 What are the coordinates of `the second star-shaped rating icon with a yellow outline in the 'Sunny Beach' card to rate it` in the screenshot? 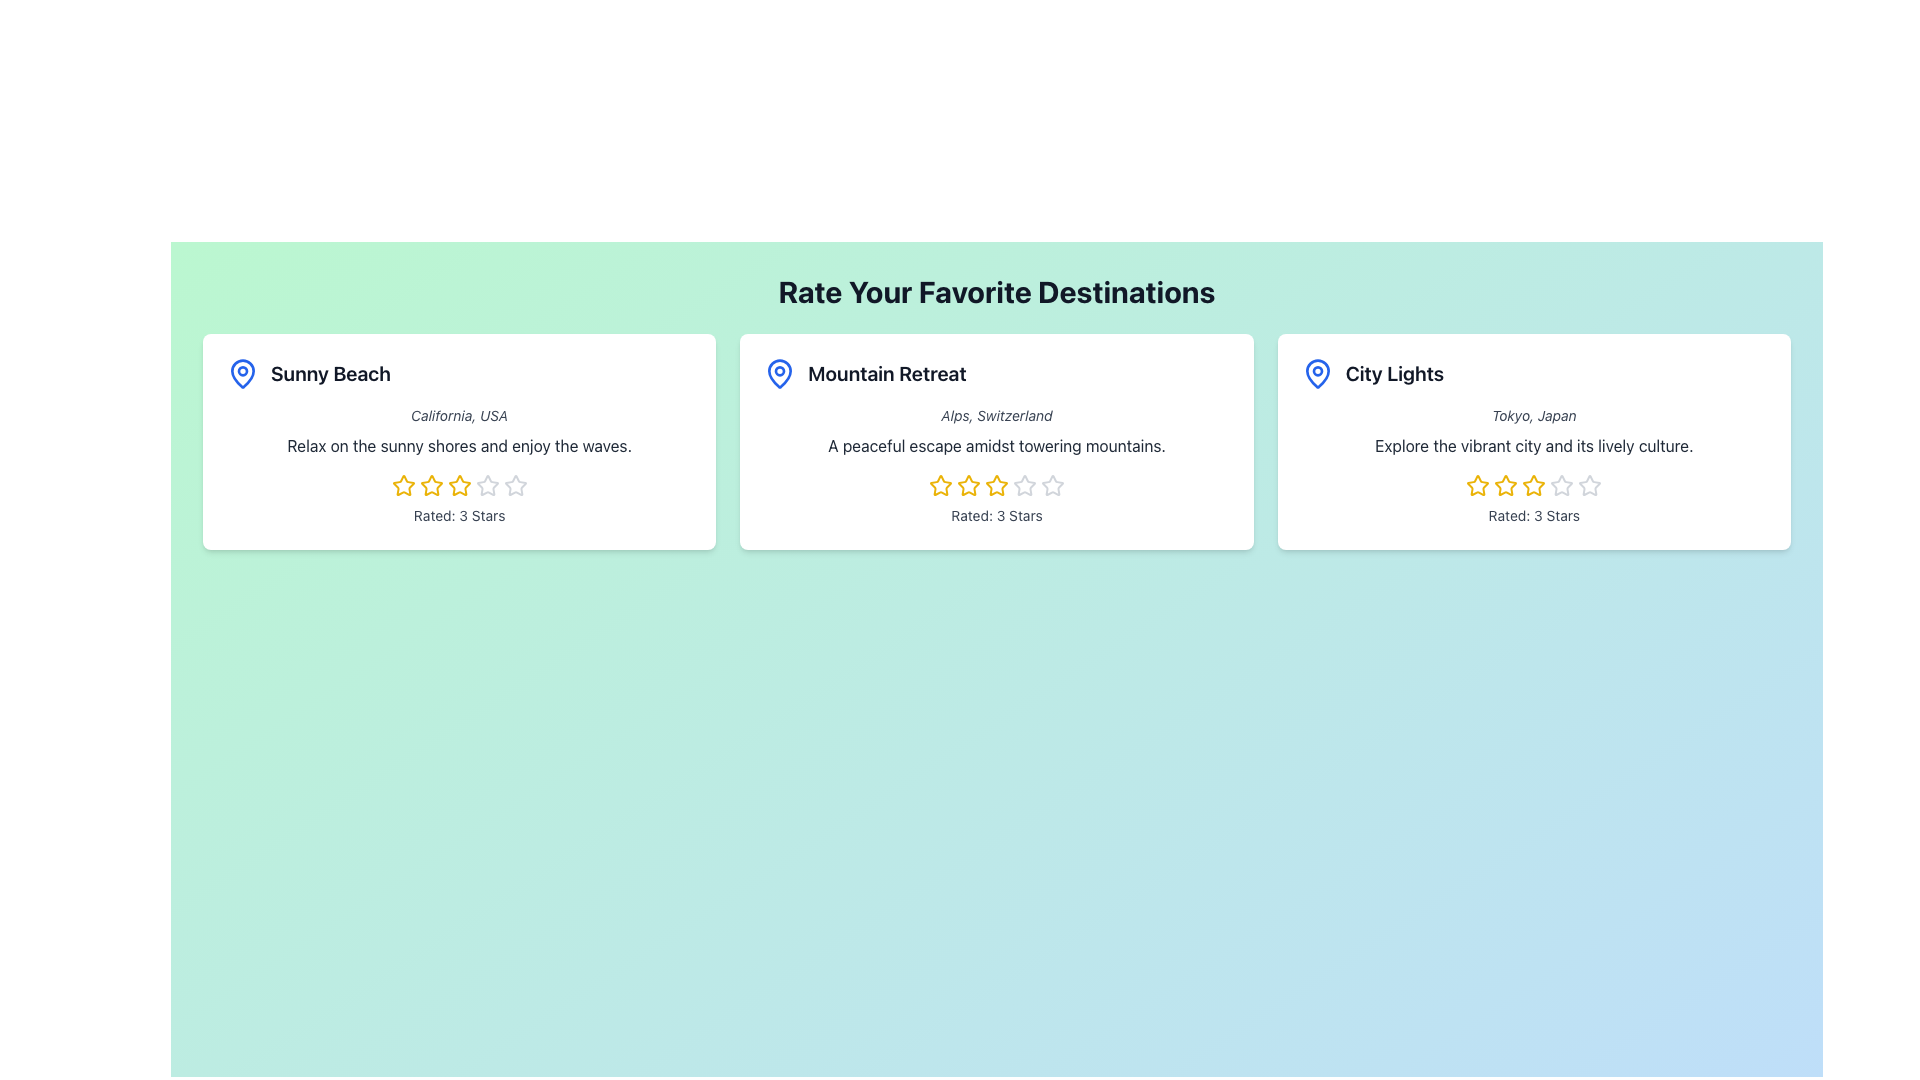 It's located at (402, 486).